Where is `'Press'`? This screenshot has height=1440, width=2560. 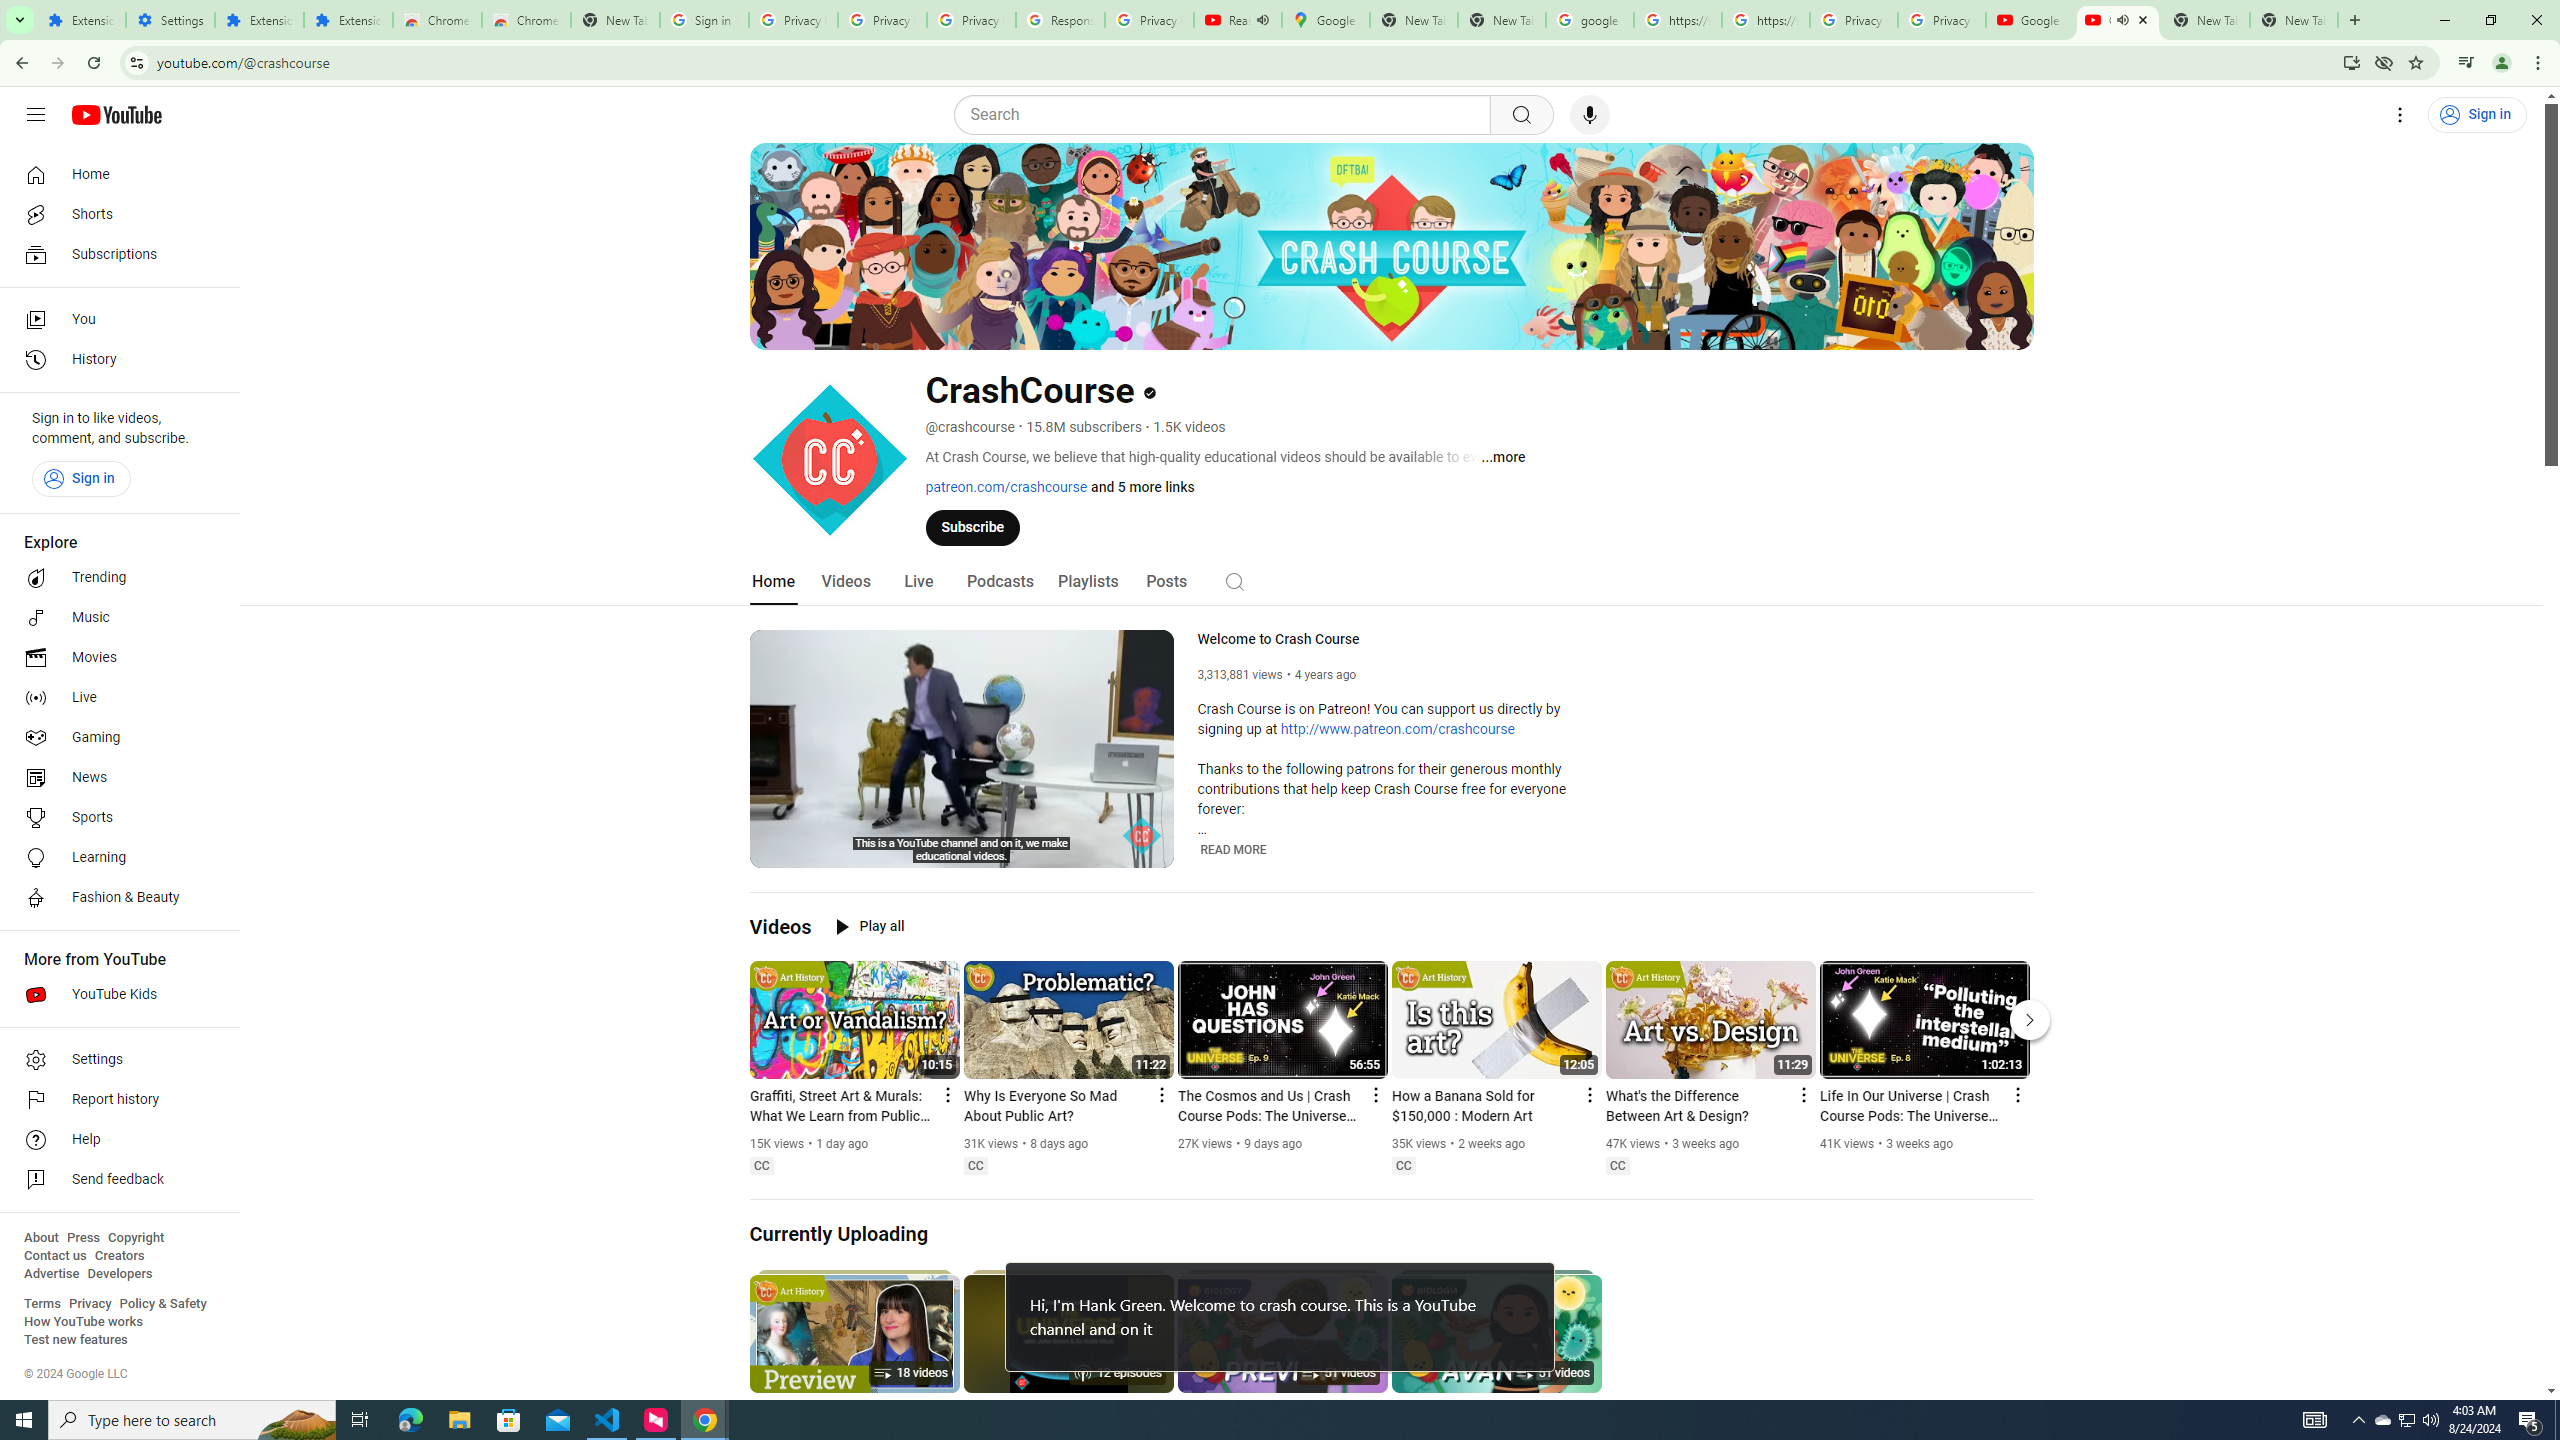 'Press' is located at coordinates (82, 1237).